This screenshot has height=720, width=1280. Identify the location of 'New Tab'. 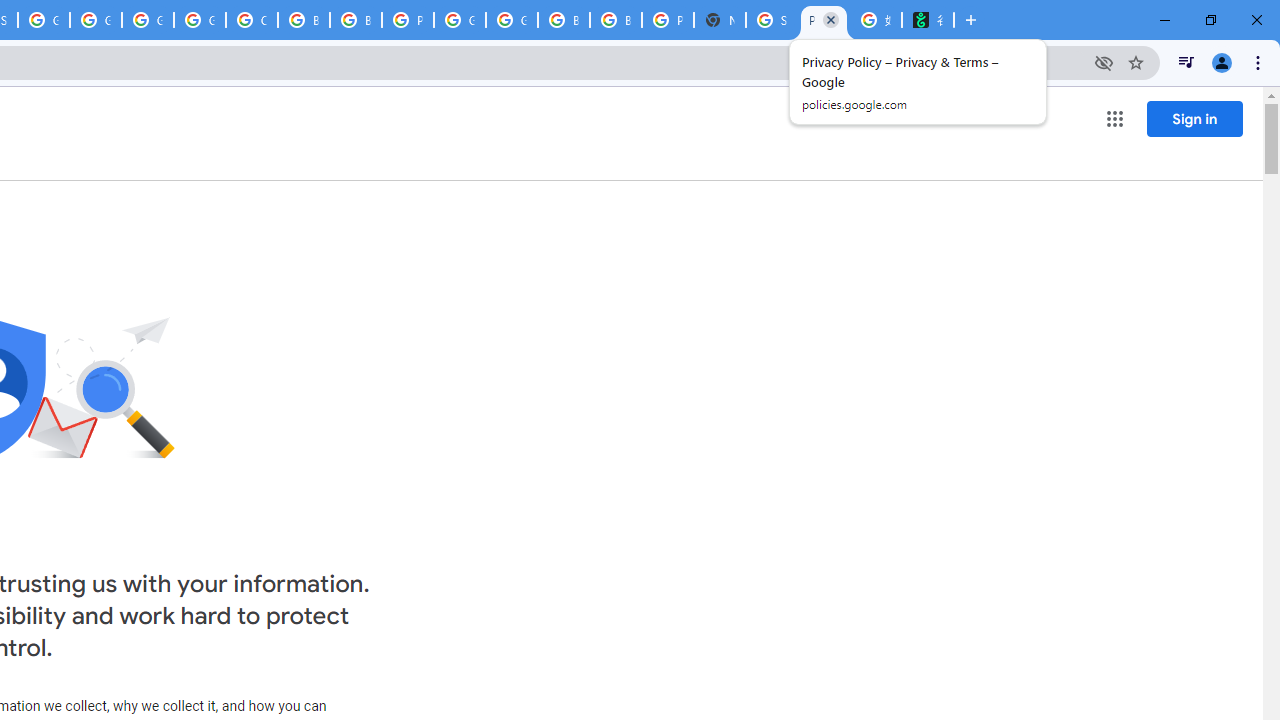
(720, 20).